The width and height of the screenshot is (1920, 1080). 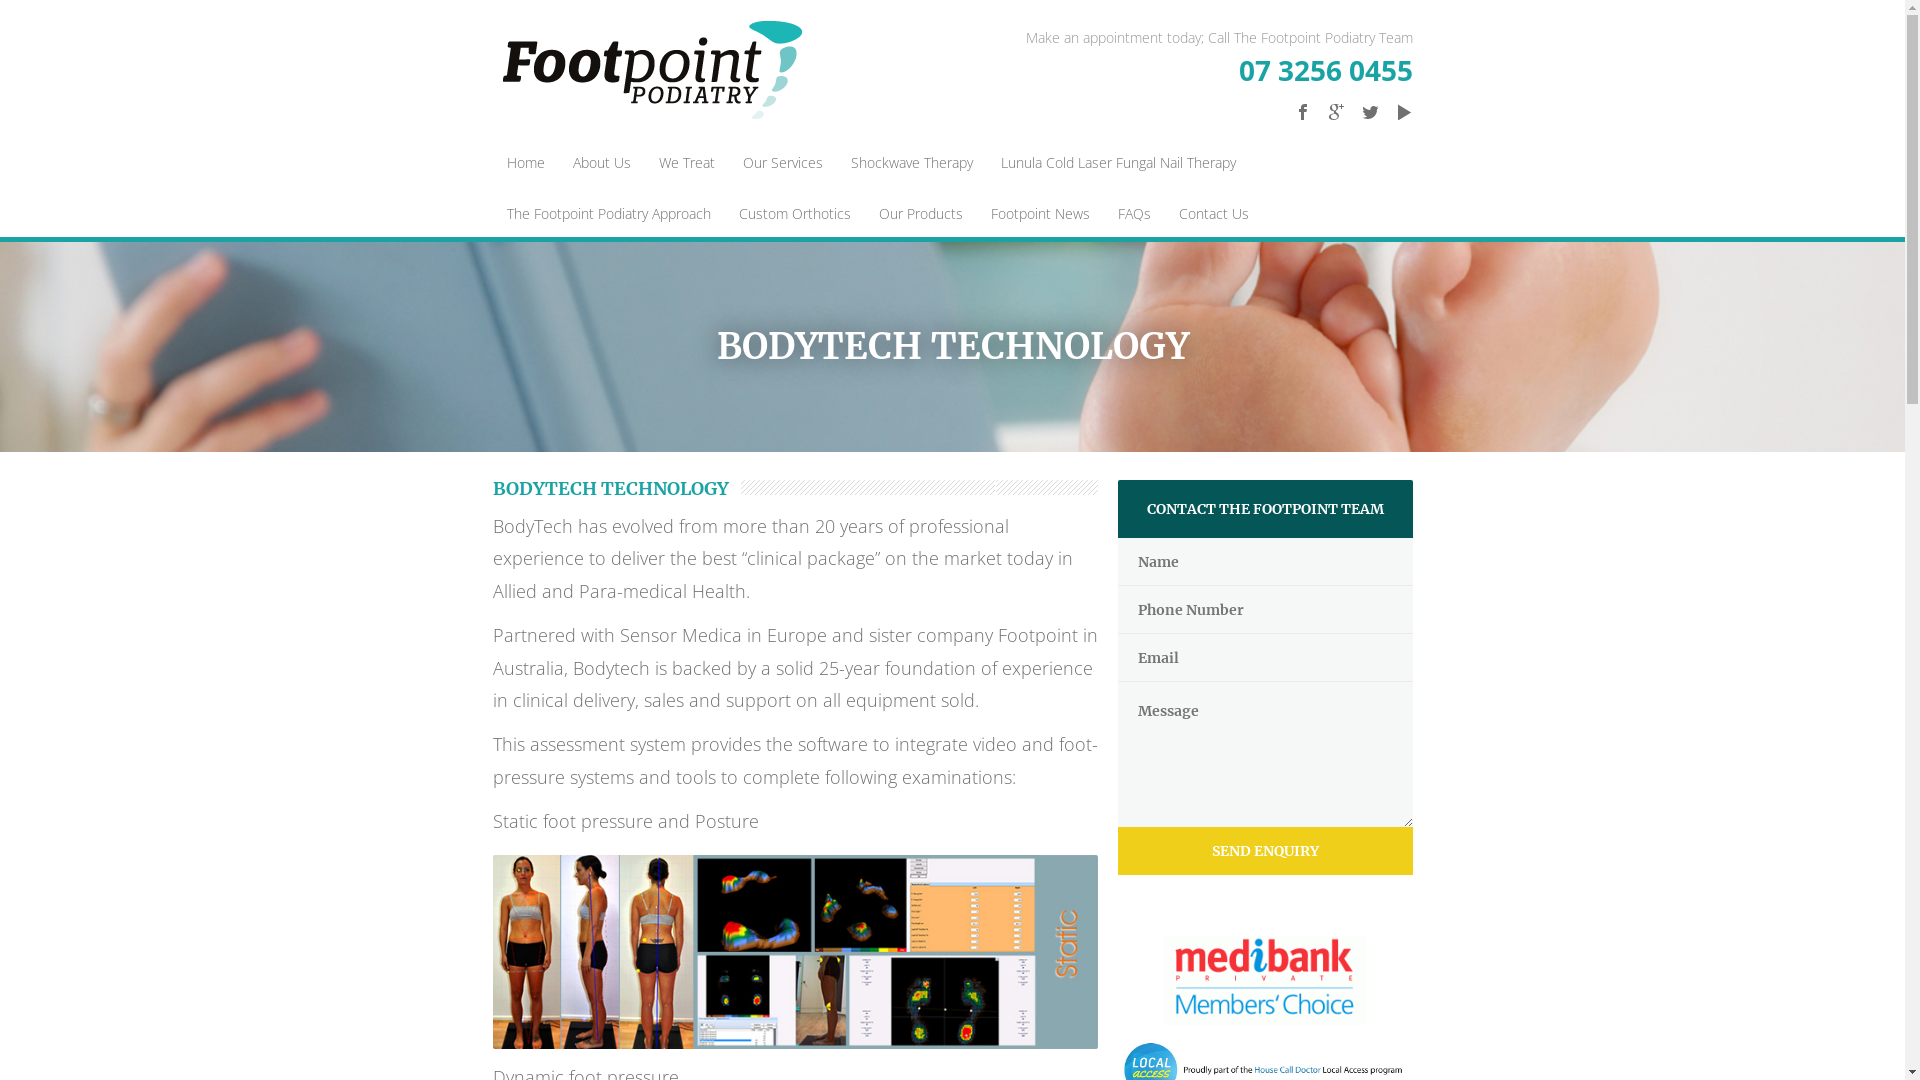 I want to click on 'Facebook', so click(x=1301, y=111).